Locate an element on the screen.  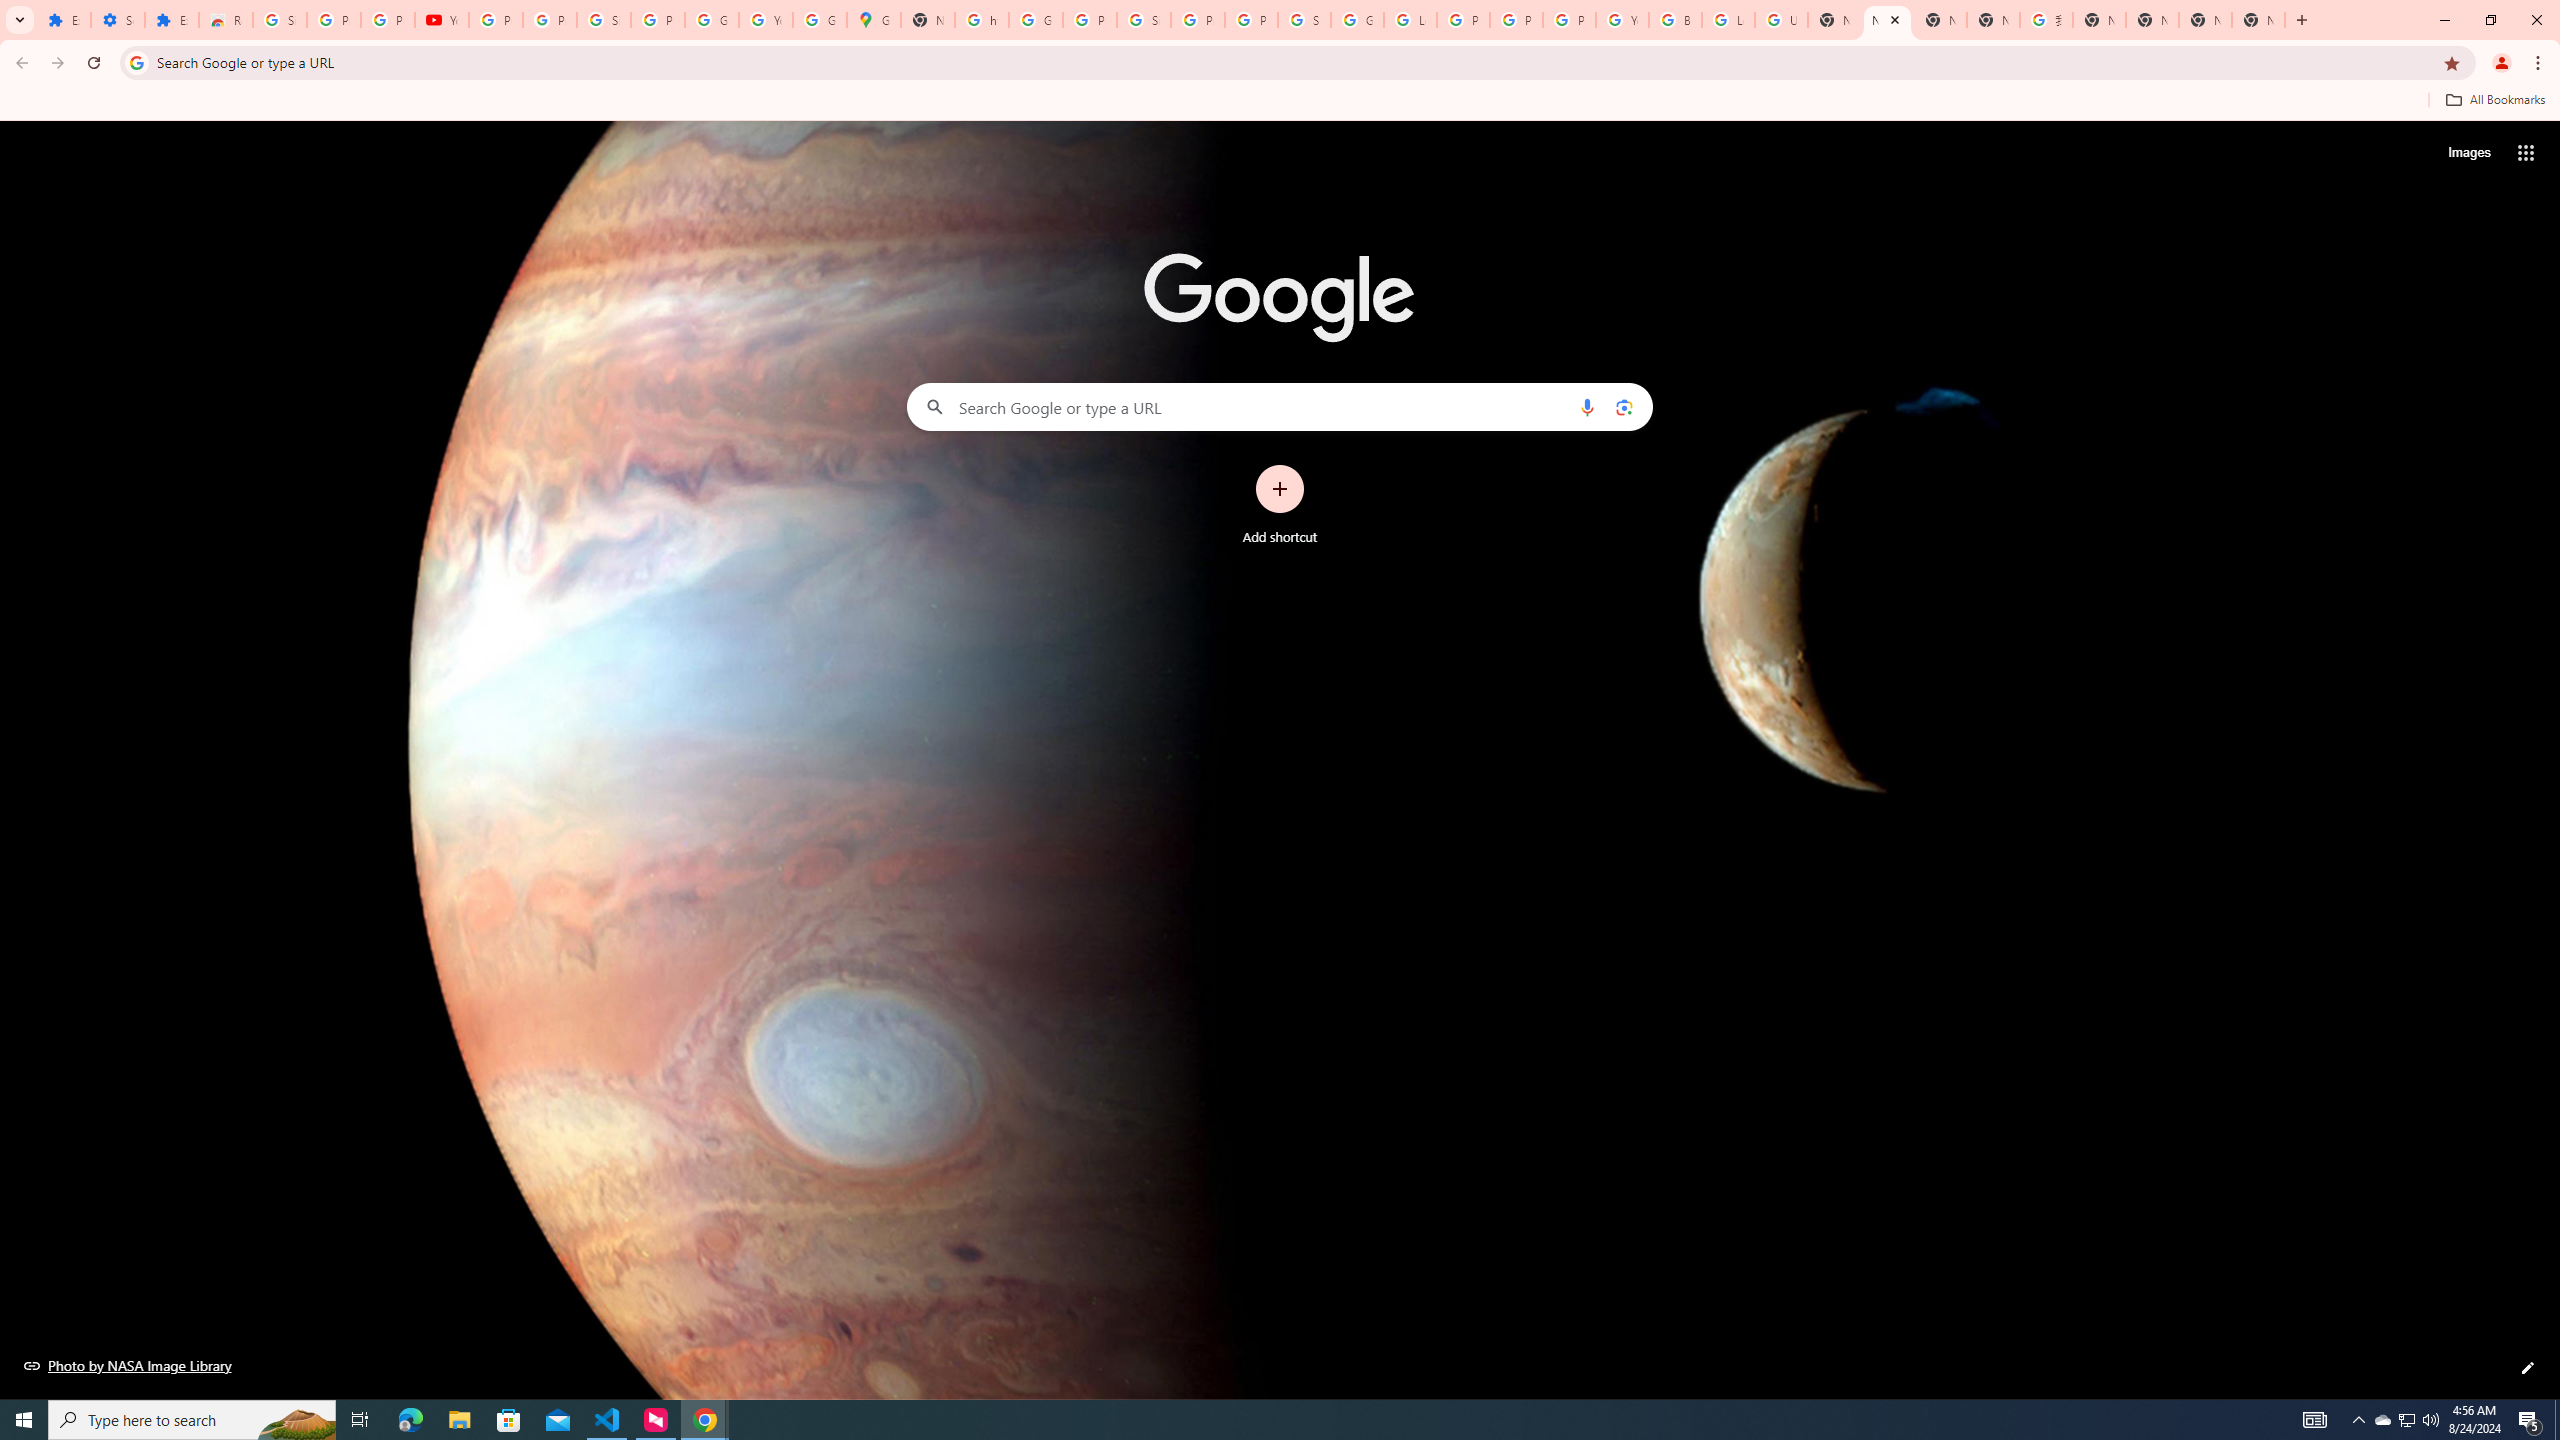
'Chrome' is located at coordinates (2539, 62).